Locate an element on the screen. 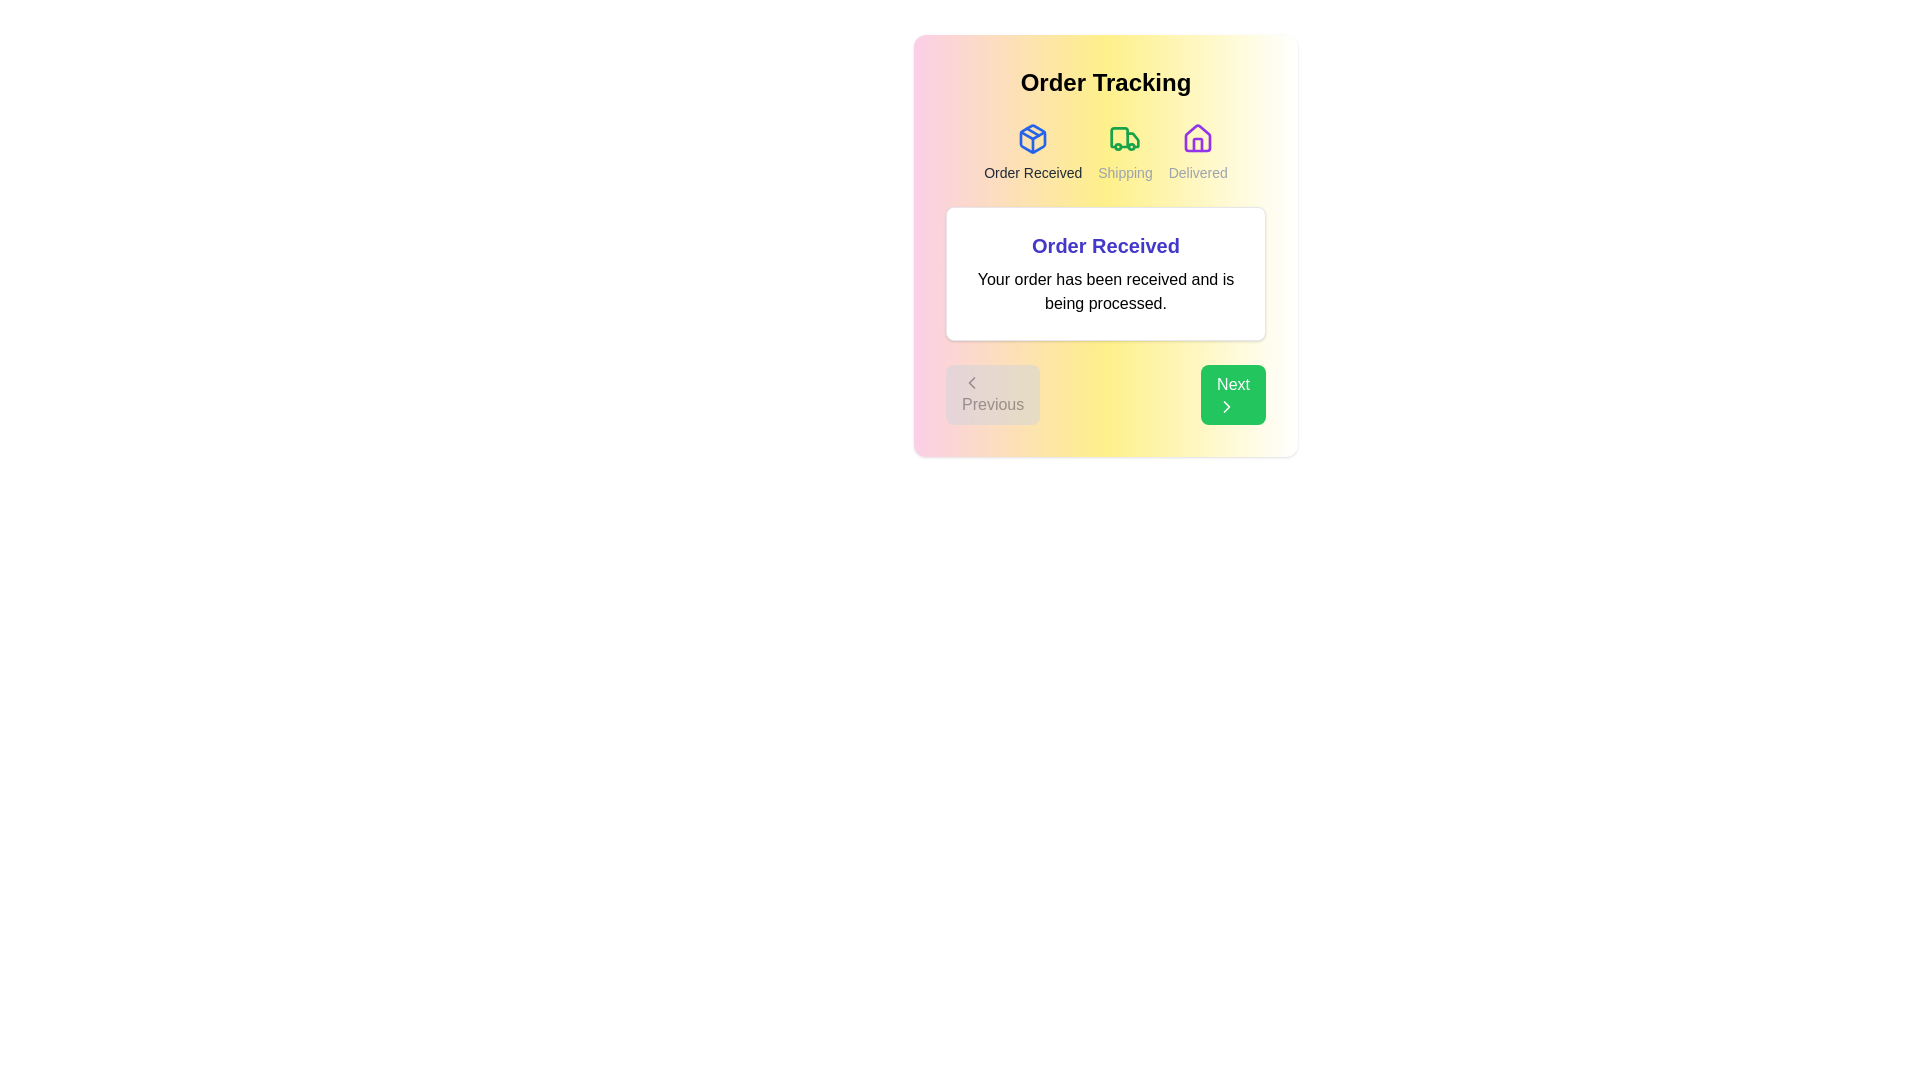 The width and height of the screenshot is (1920, 1080). the 'Next' button to navigate to the next step is located at coordinates (1232, 394).